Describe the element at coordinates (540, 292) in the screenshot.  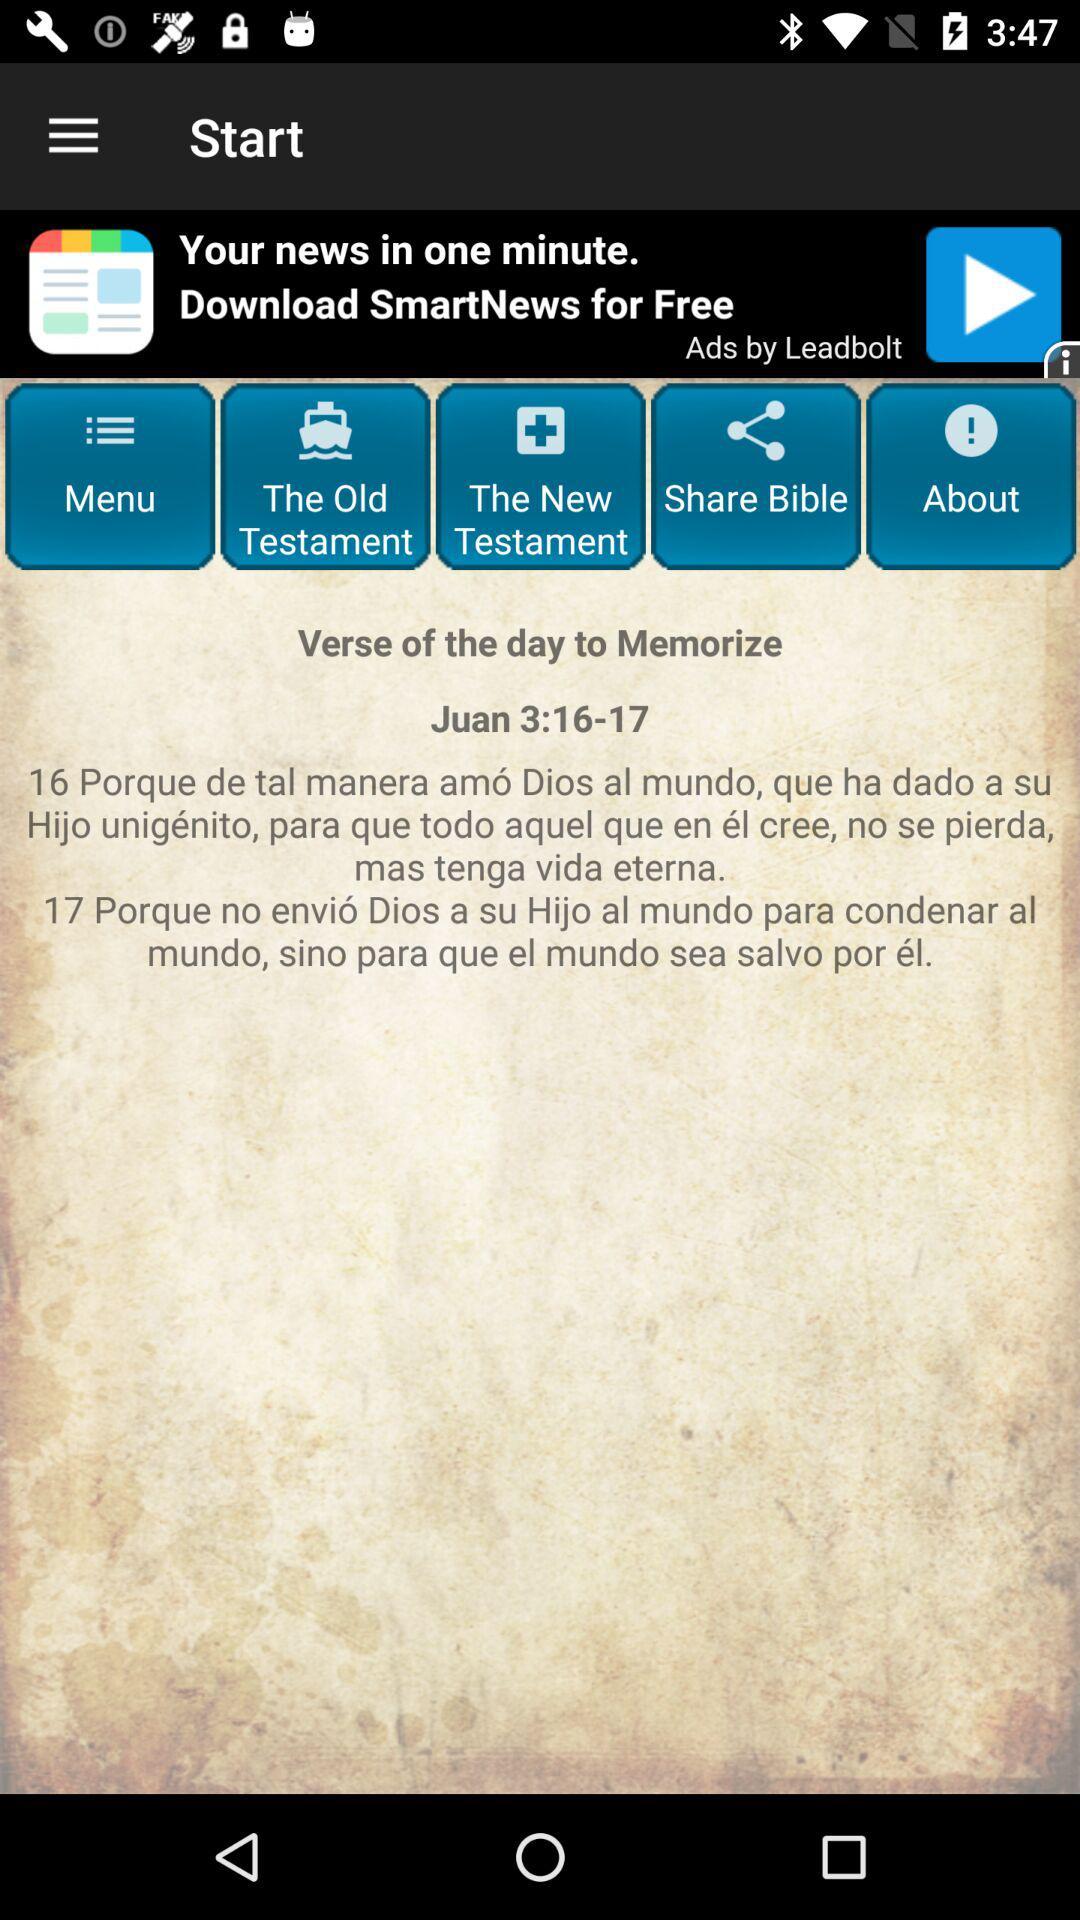
I see `open advertisement` at that location.